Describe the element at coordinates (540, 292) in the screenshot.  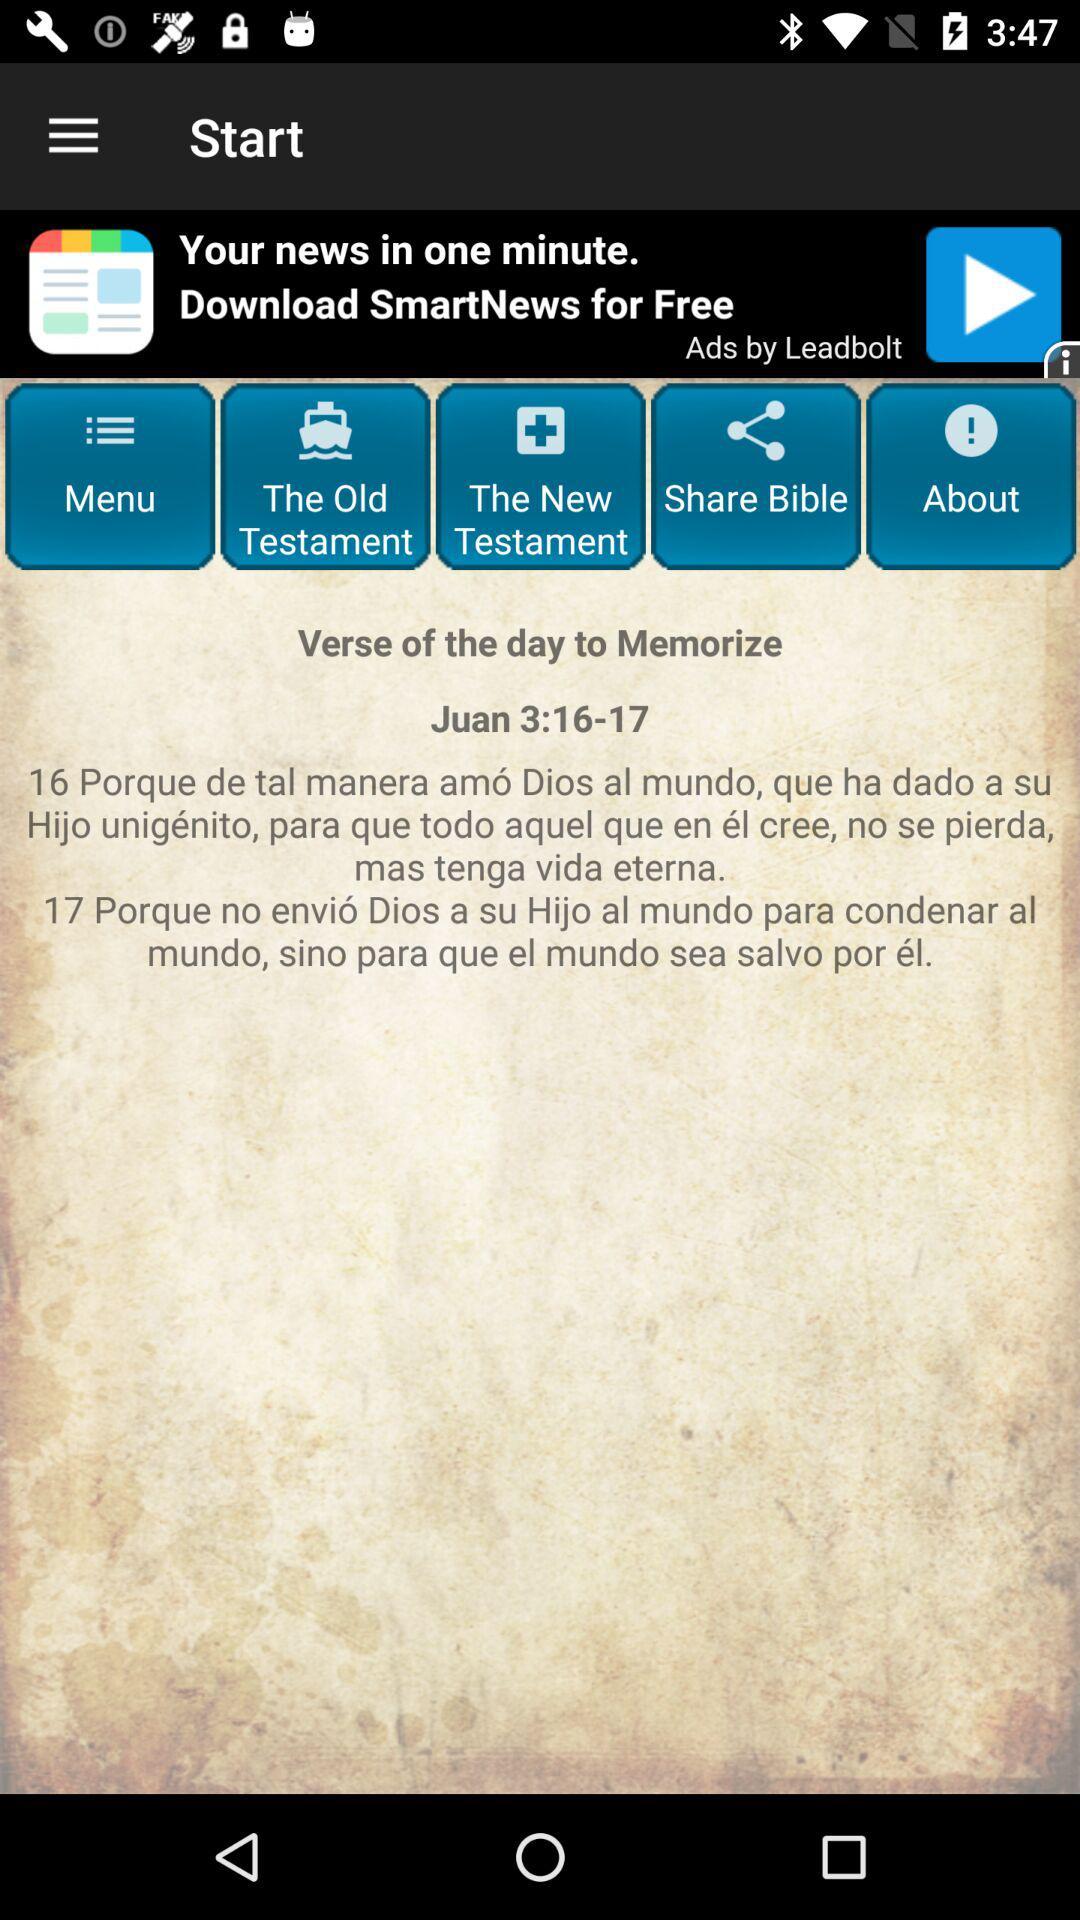
I see `open advertisement` at that location.